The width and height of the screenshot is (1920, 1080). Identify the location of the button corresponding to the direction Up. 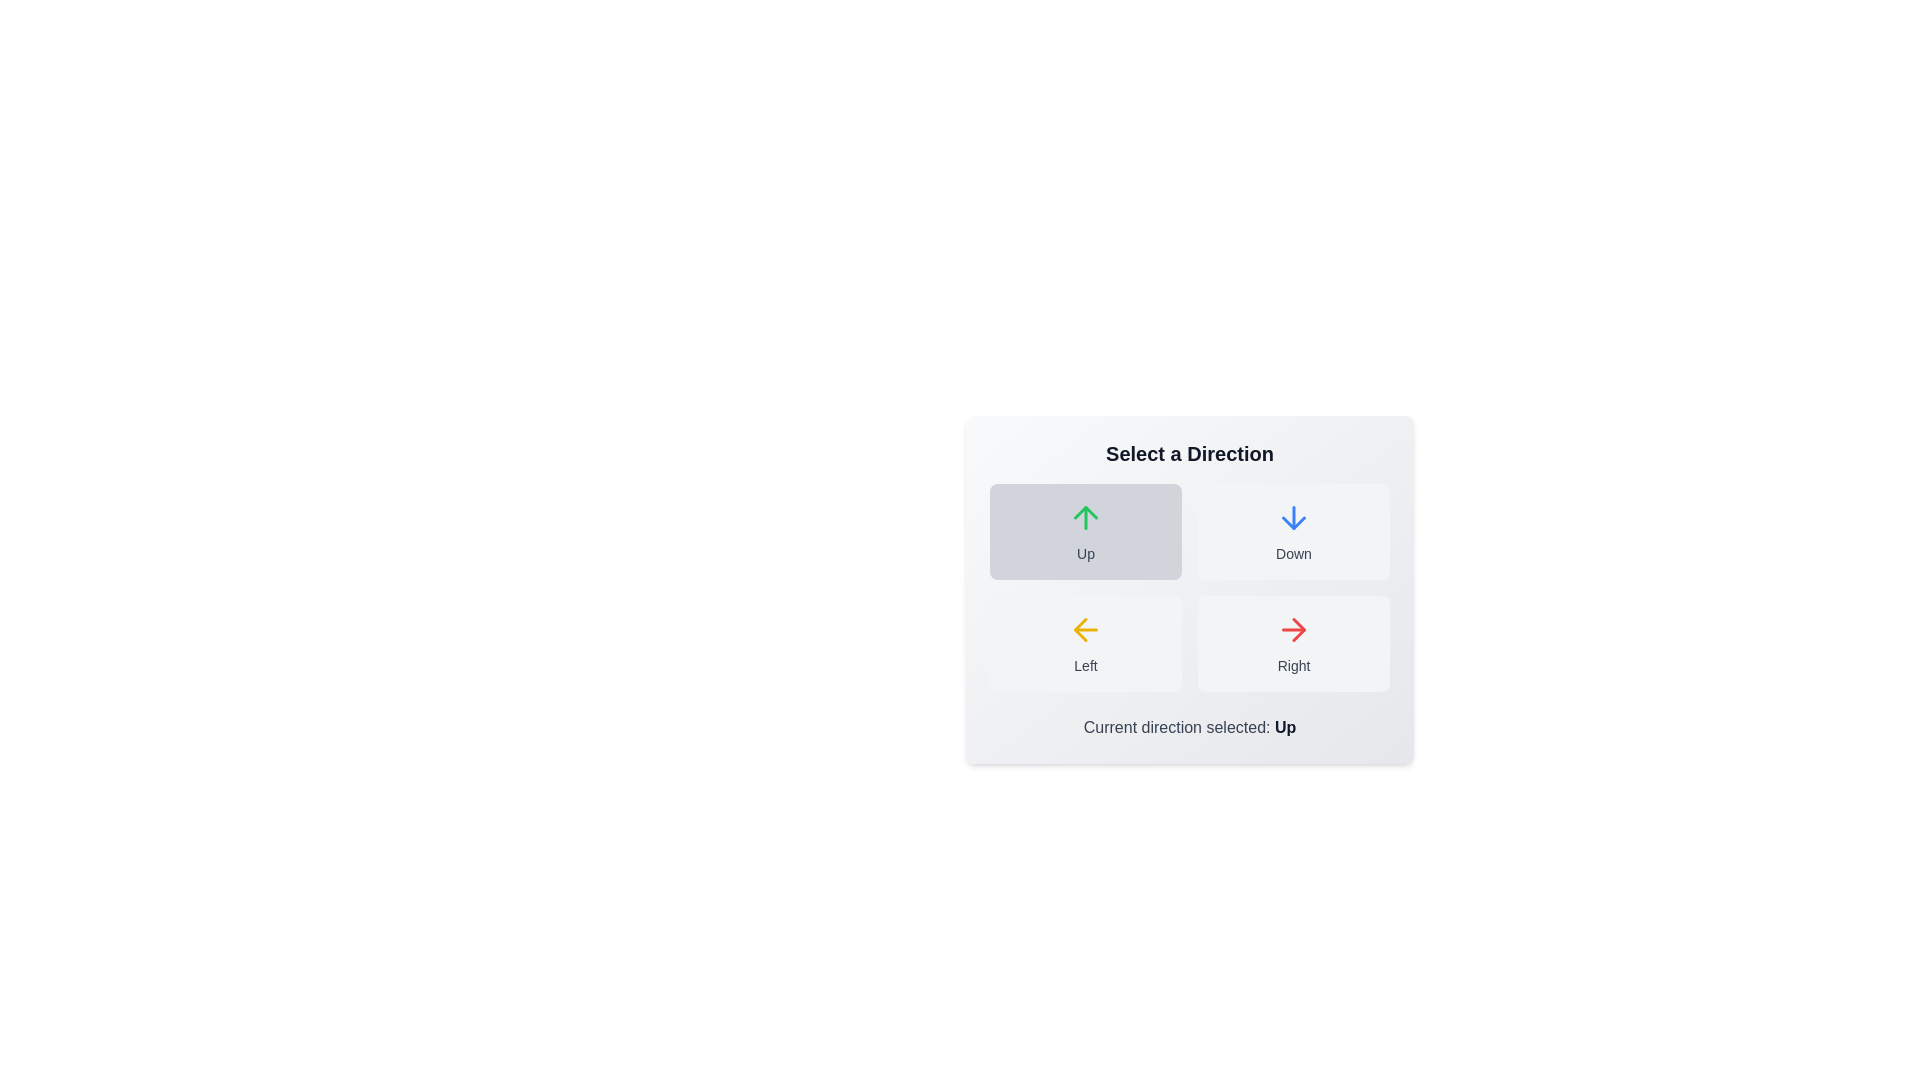
(1084, 531).